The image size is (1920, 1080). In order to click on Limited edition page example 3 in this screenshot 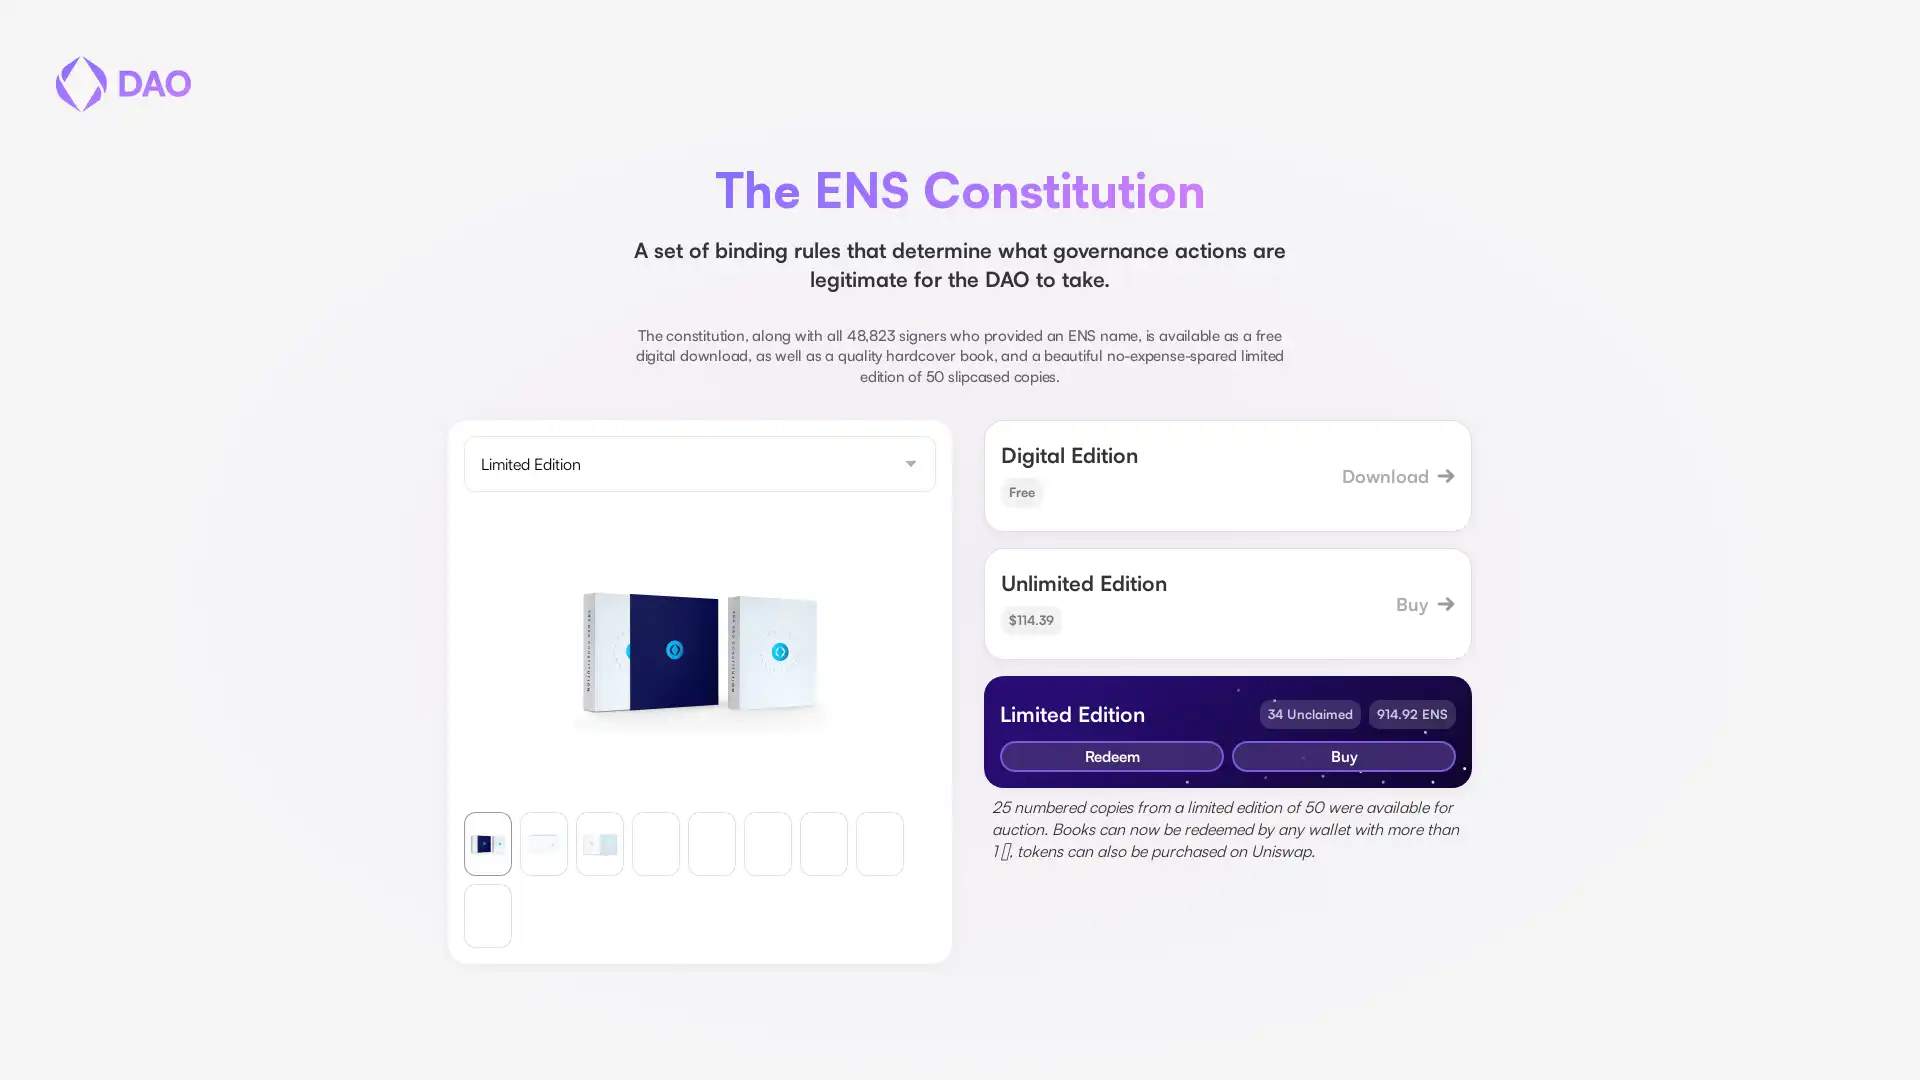, I will do `click(711, 843)`.